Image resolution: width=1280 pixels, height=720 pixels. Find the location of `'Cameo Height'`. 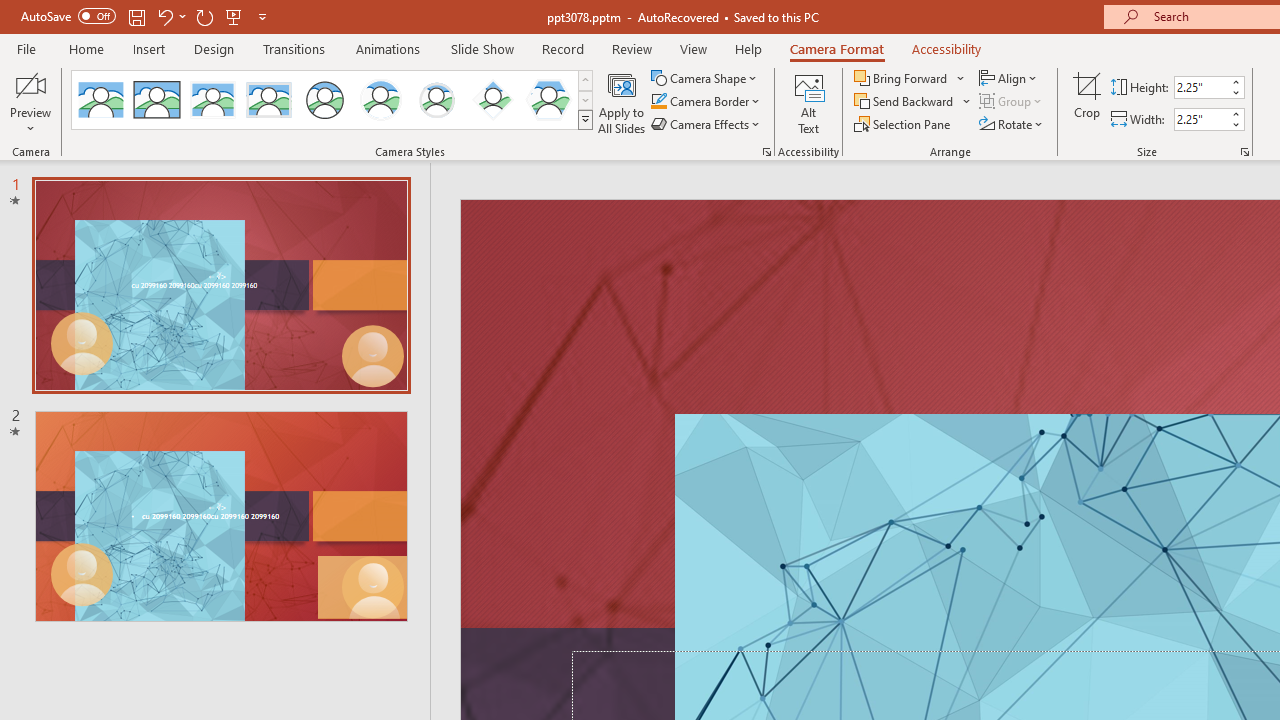

'Cameo Height' is located at coordinates (1200, 86).